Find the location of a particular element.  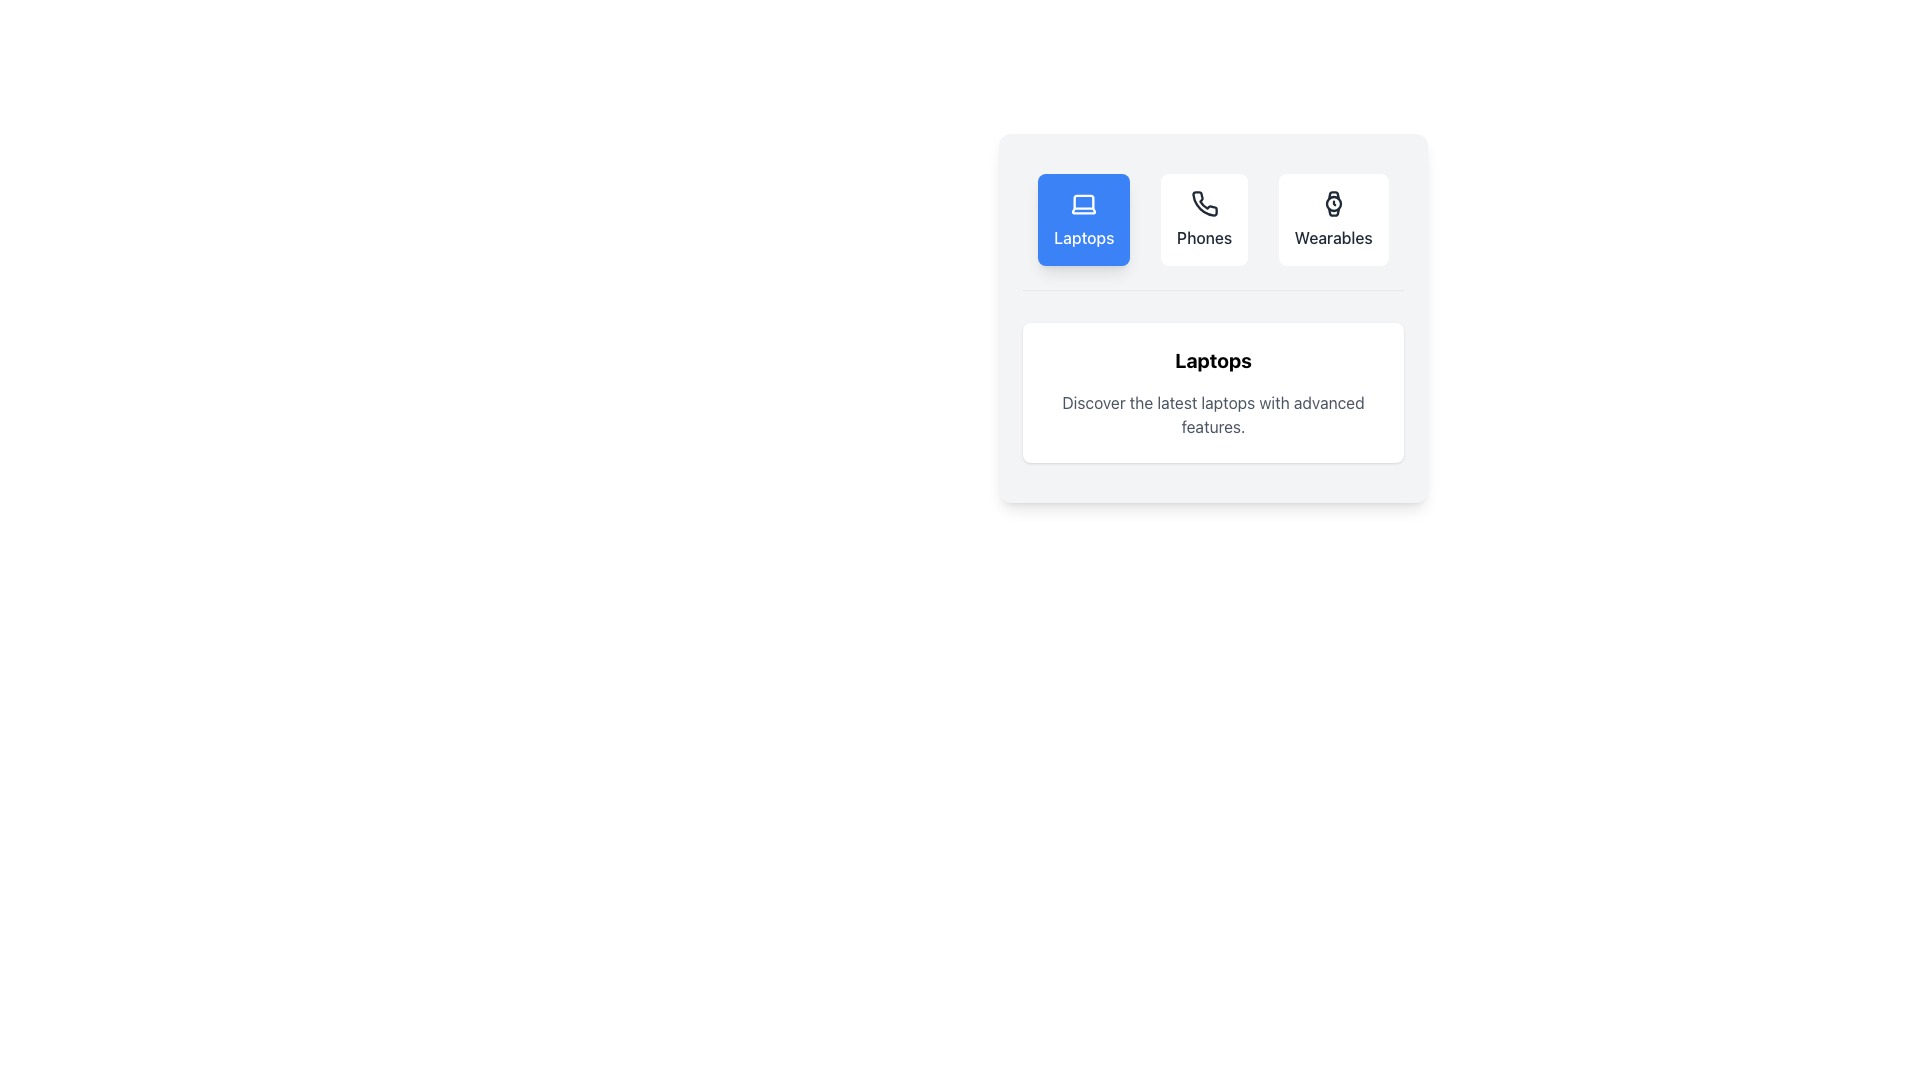

the 'Laptops' category icon, which is located in the first interactive card, centrally positioned above the text 'Laptops' is located at coordinates (1083, 204).